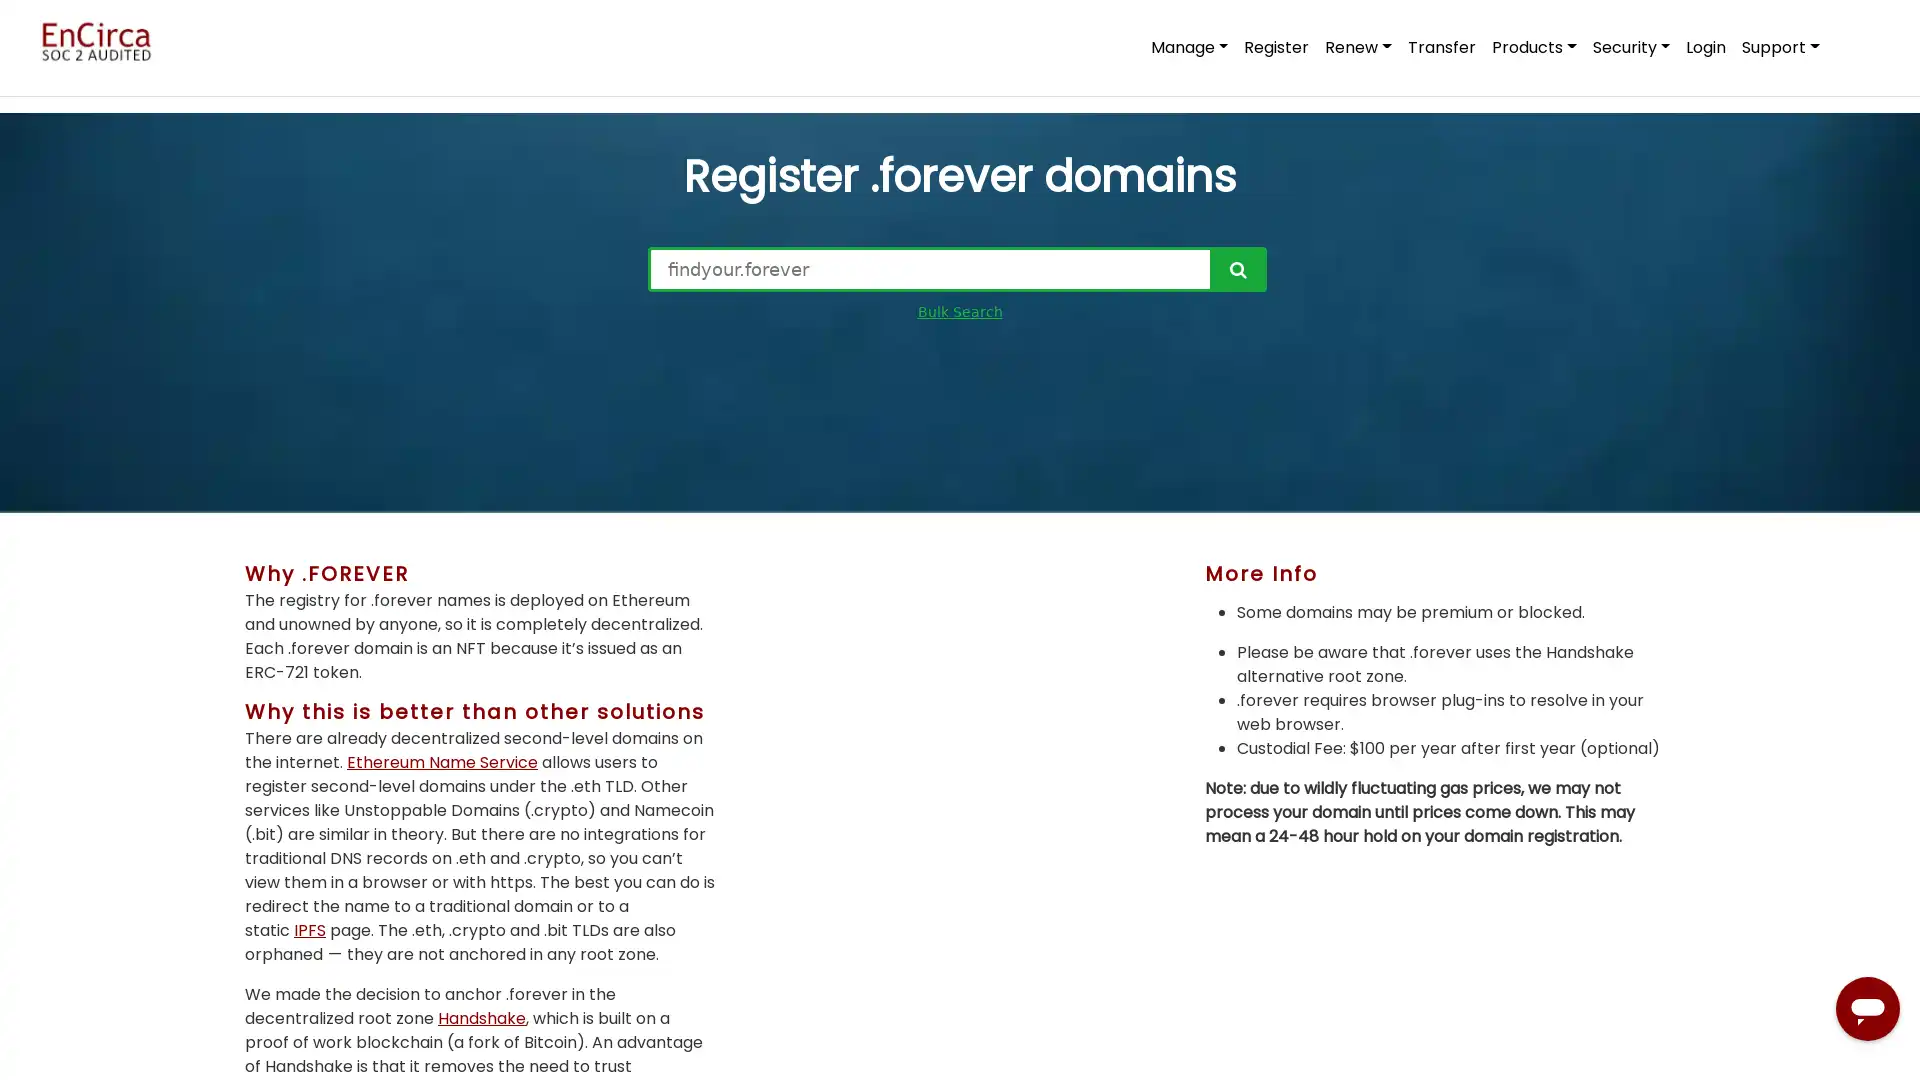  I want to click on Manage, so click(1189, 46).